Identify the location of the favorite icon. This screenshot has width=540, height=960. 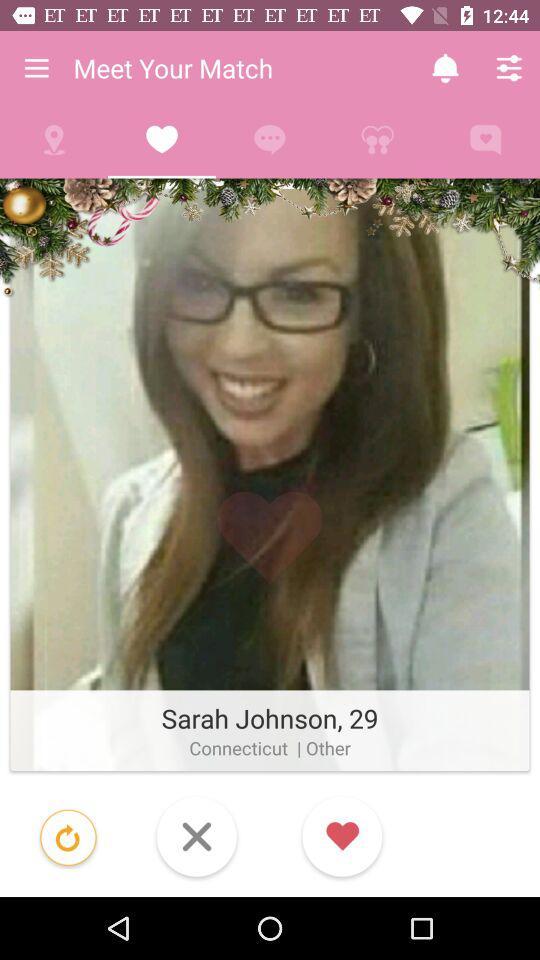
(341, 839).